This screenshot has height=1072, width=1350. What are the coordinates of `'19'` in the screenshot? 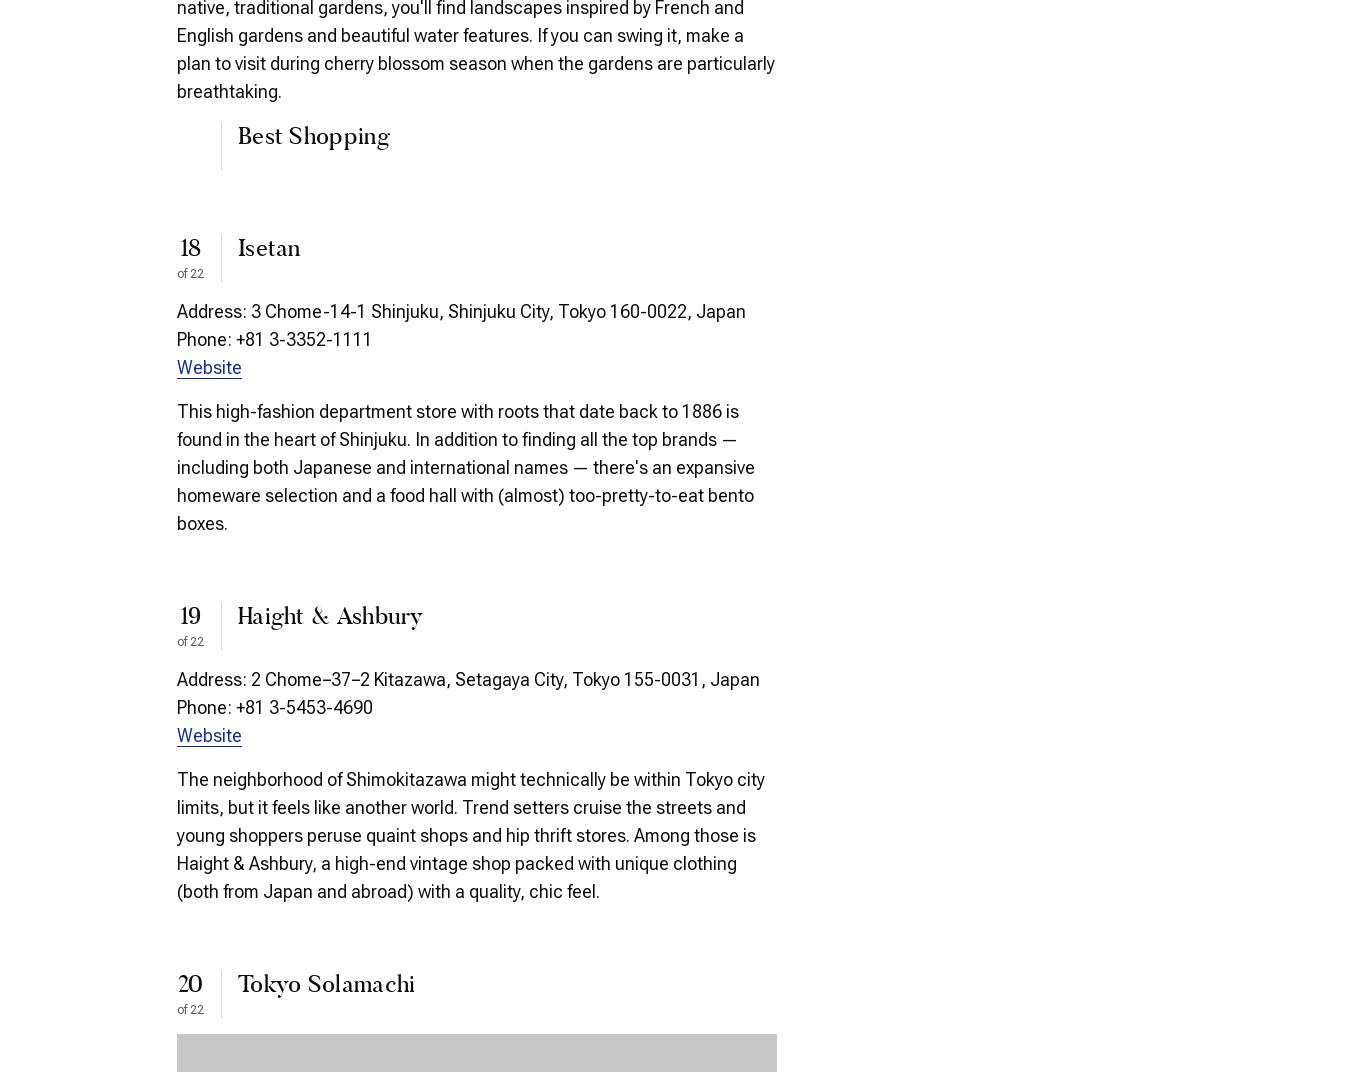 It's located at (189, 617).